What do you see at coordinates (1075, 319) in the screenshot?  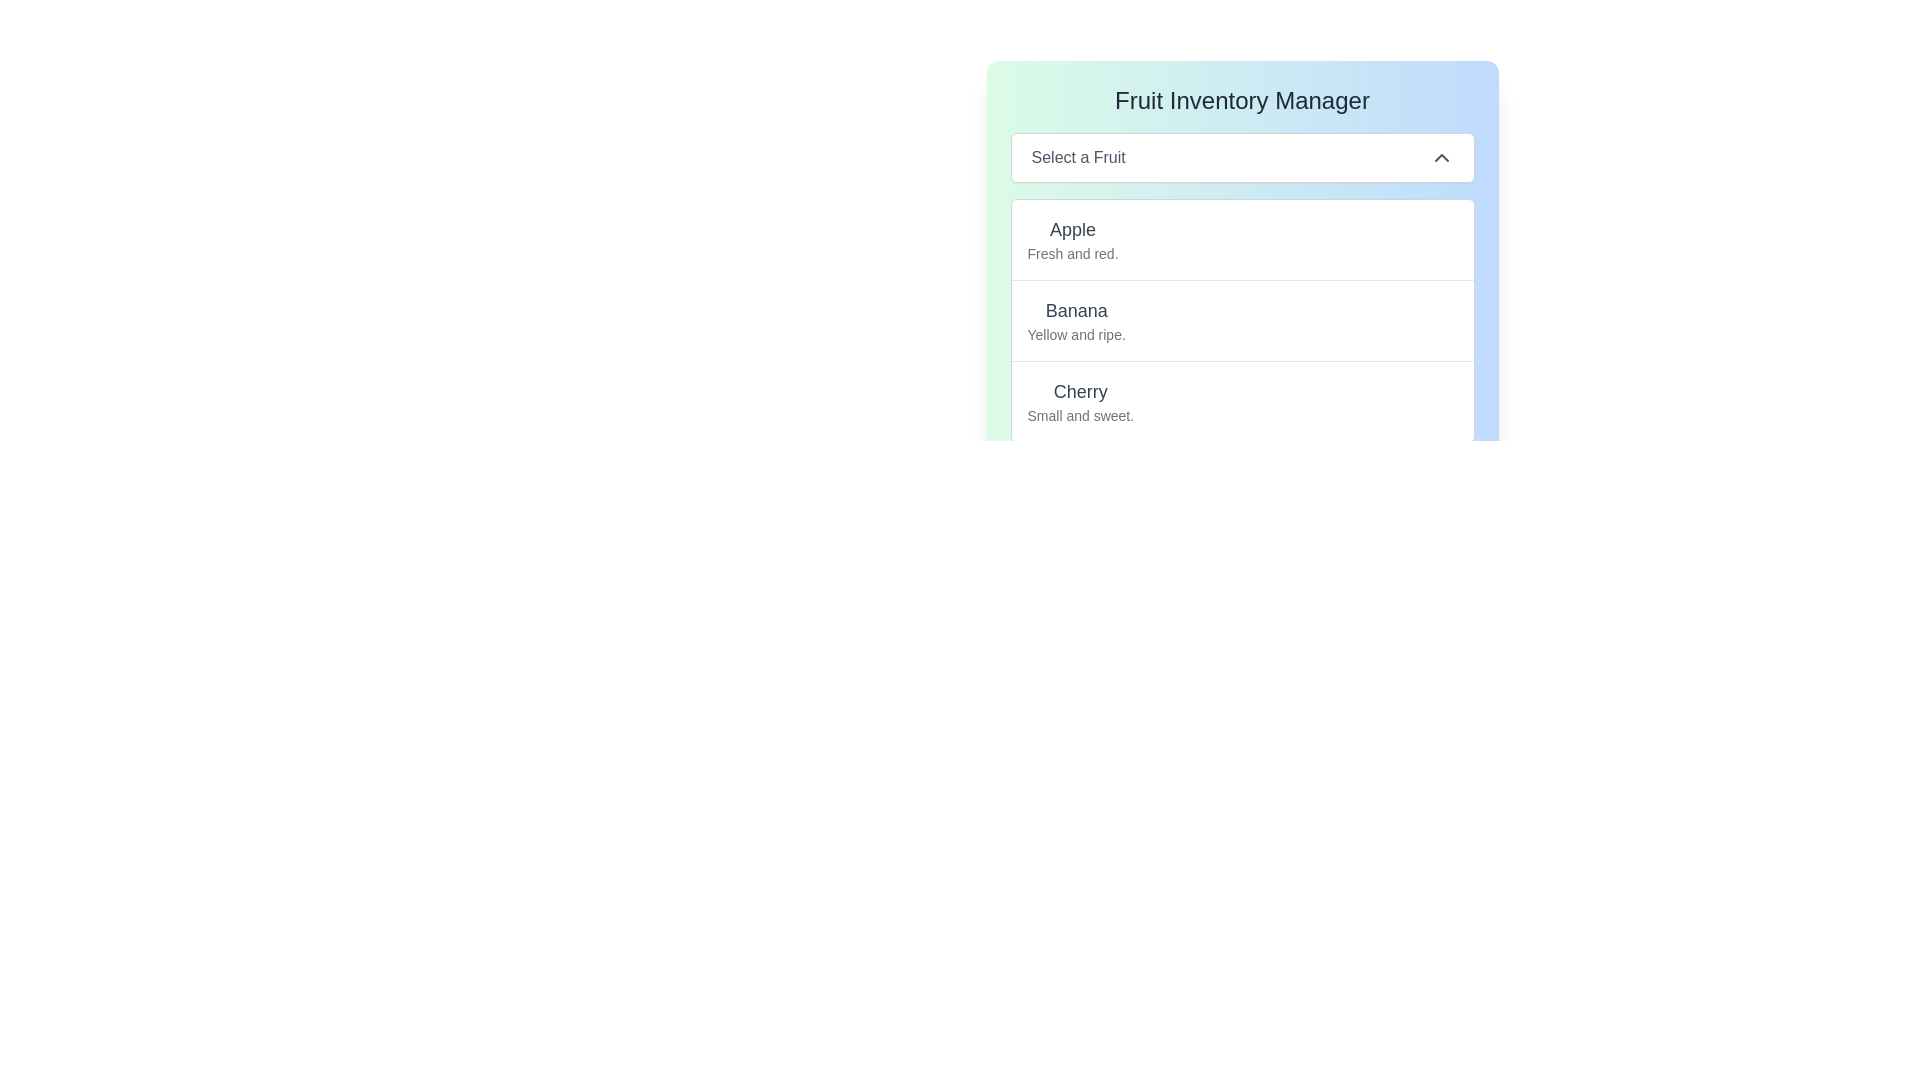 I see `the text block that describes a banana, positioned between 'Apple - Fresh and red.' and 'Cherry - Small and sweet.' in the vertical list` at bounding box center [1075, 319].